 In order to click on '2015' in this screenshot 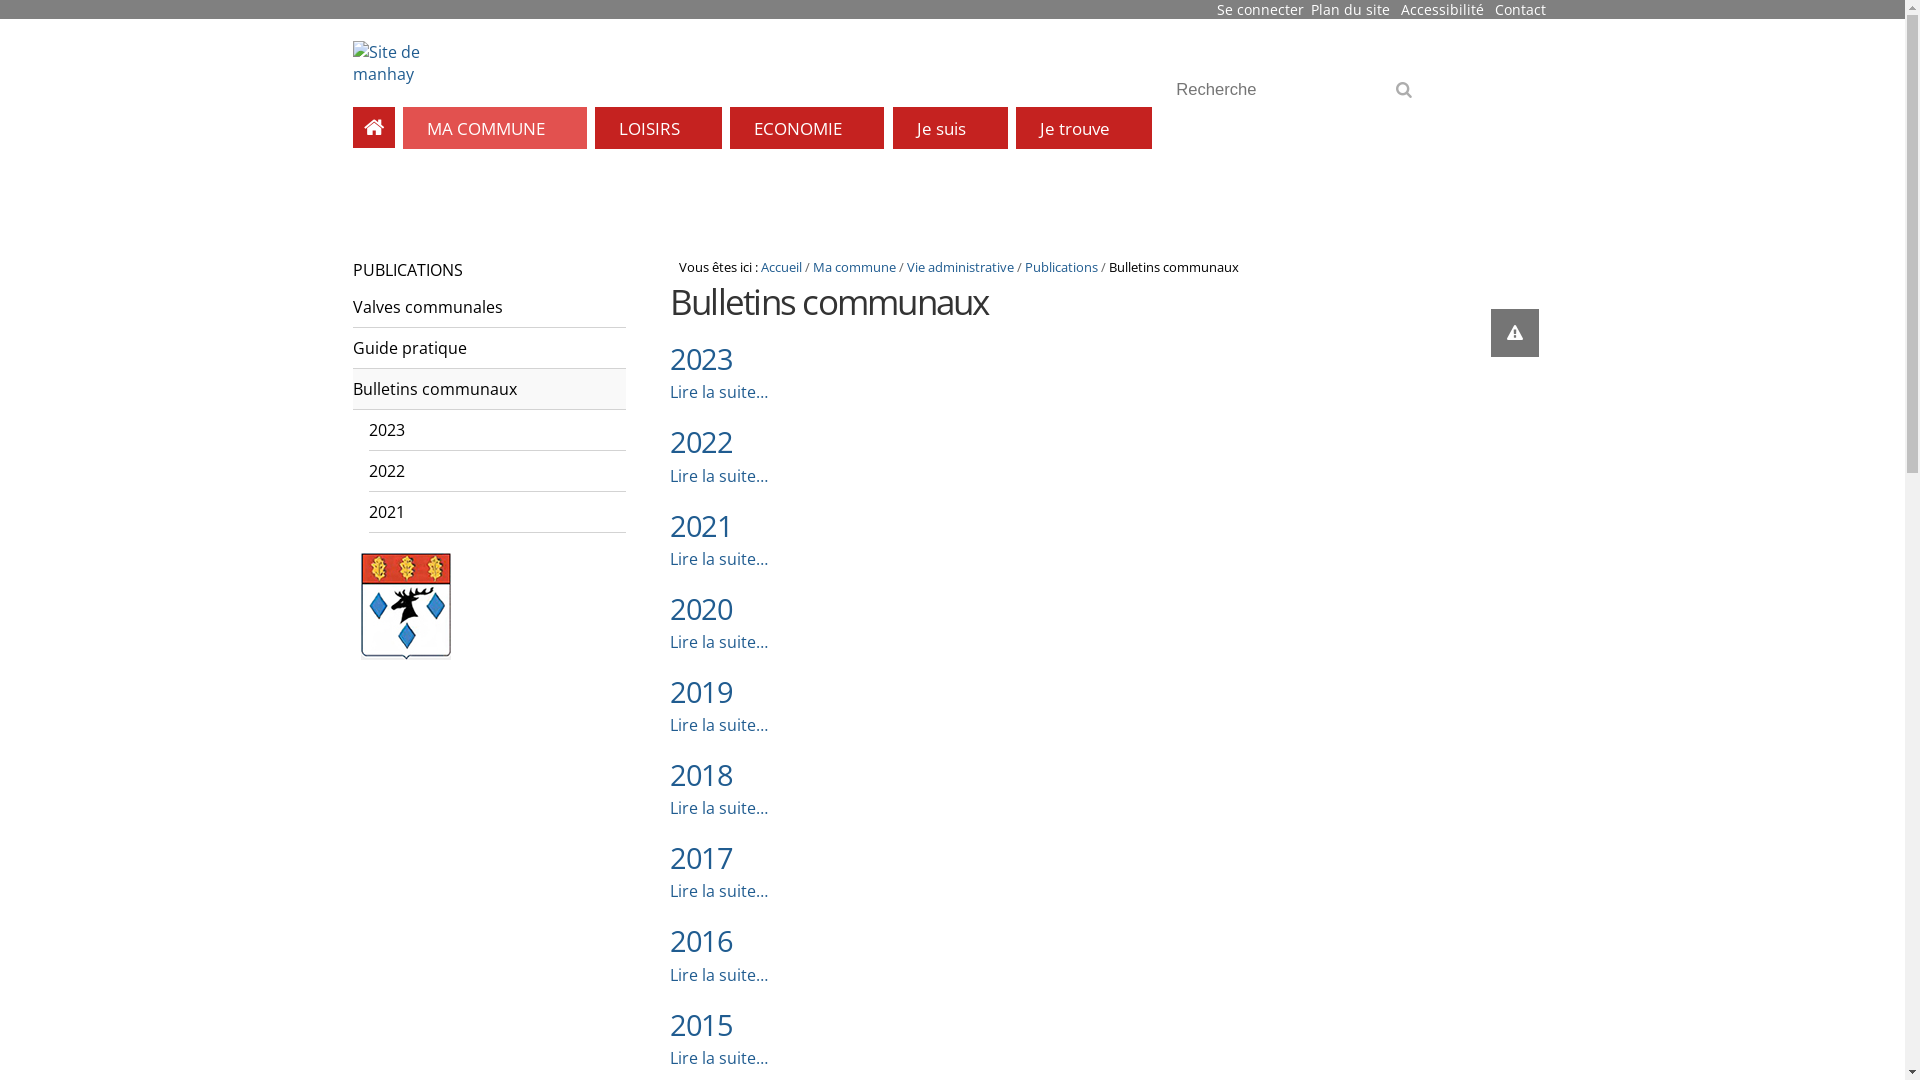, I will do `click(700, 1024)`.